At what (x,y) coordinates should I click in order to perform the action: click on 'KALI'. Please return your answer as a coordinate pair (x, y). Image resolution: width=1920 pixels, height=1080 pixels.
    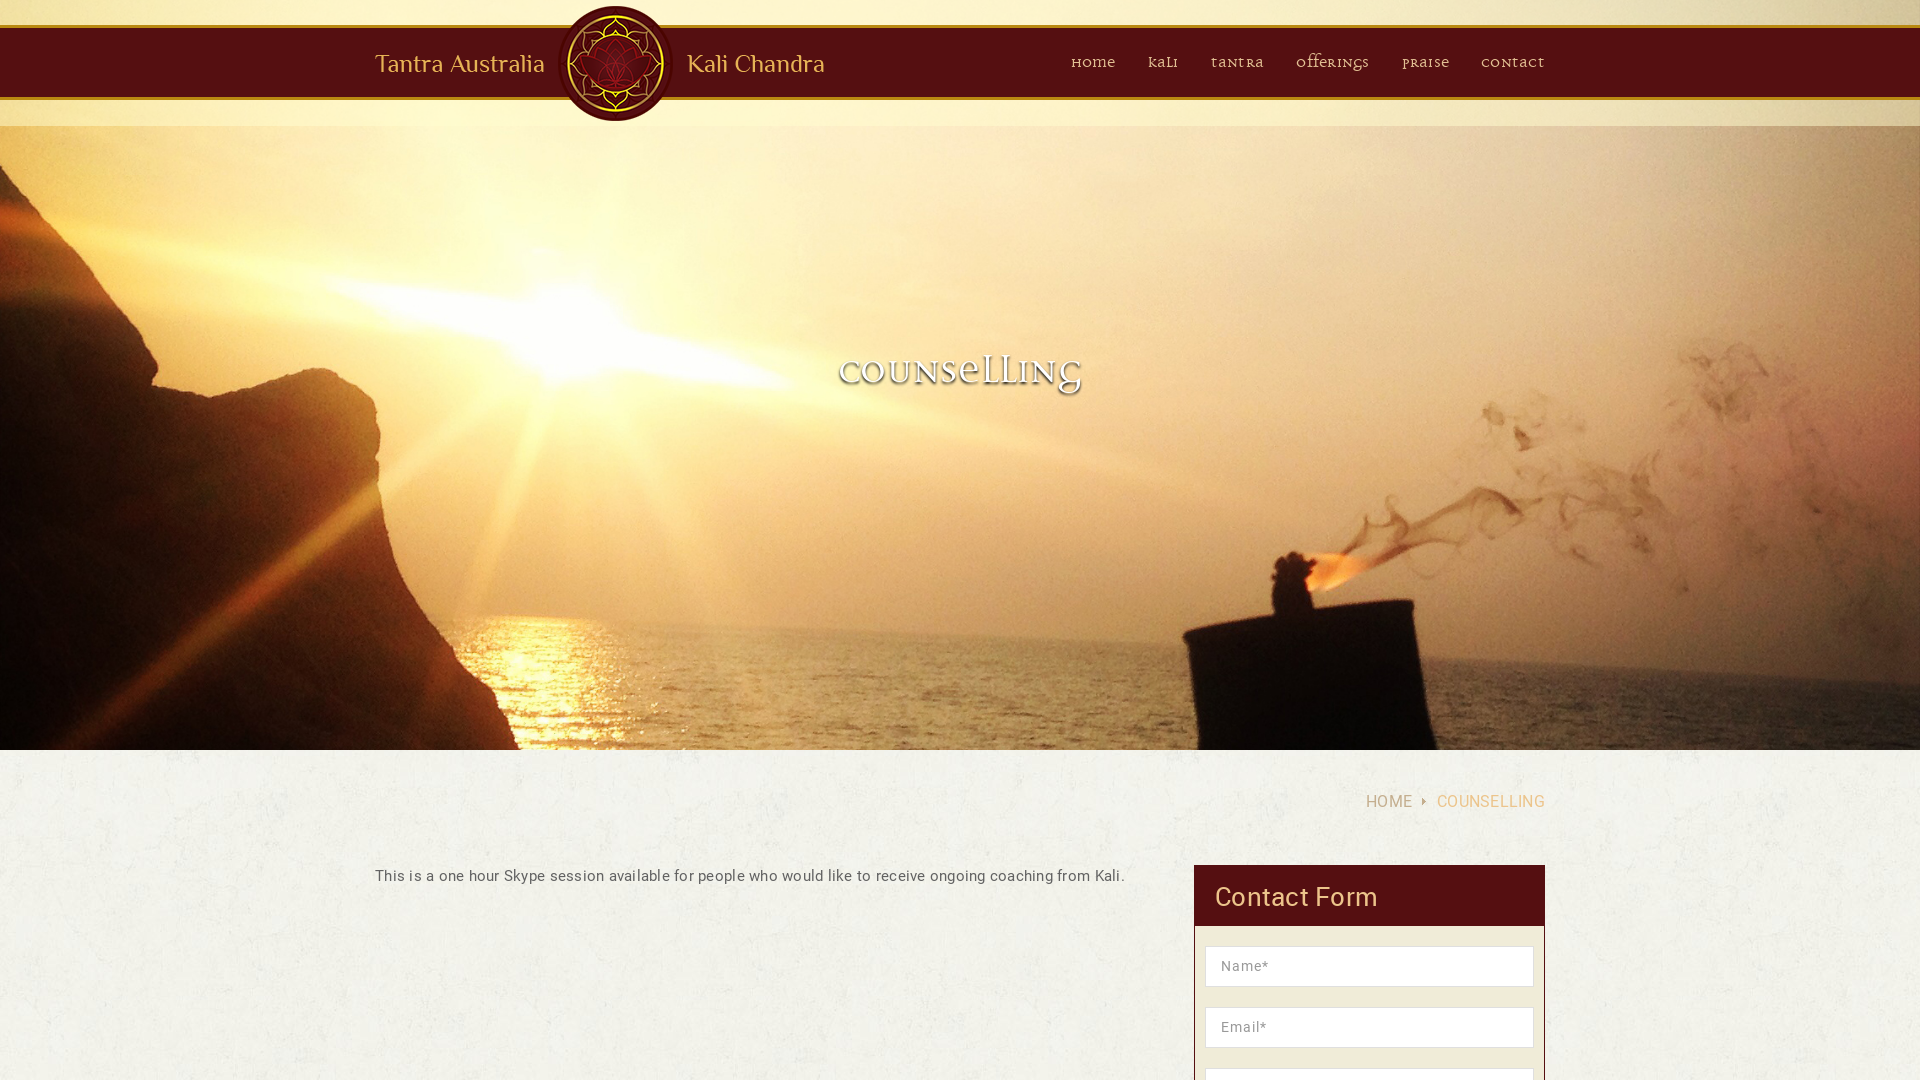
    Looking at the image, I should click on (1163, 63).